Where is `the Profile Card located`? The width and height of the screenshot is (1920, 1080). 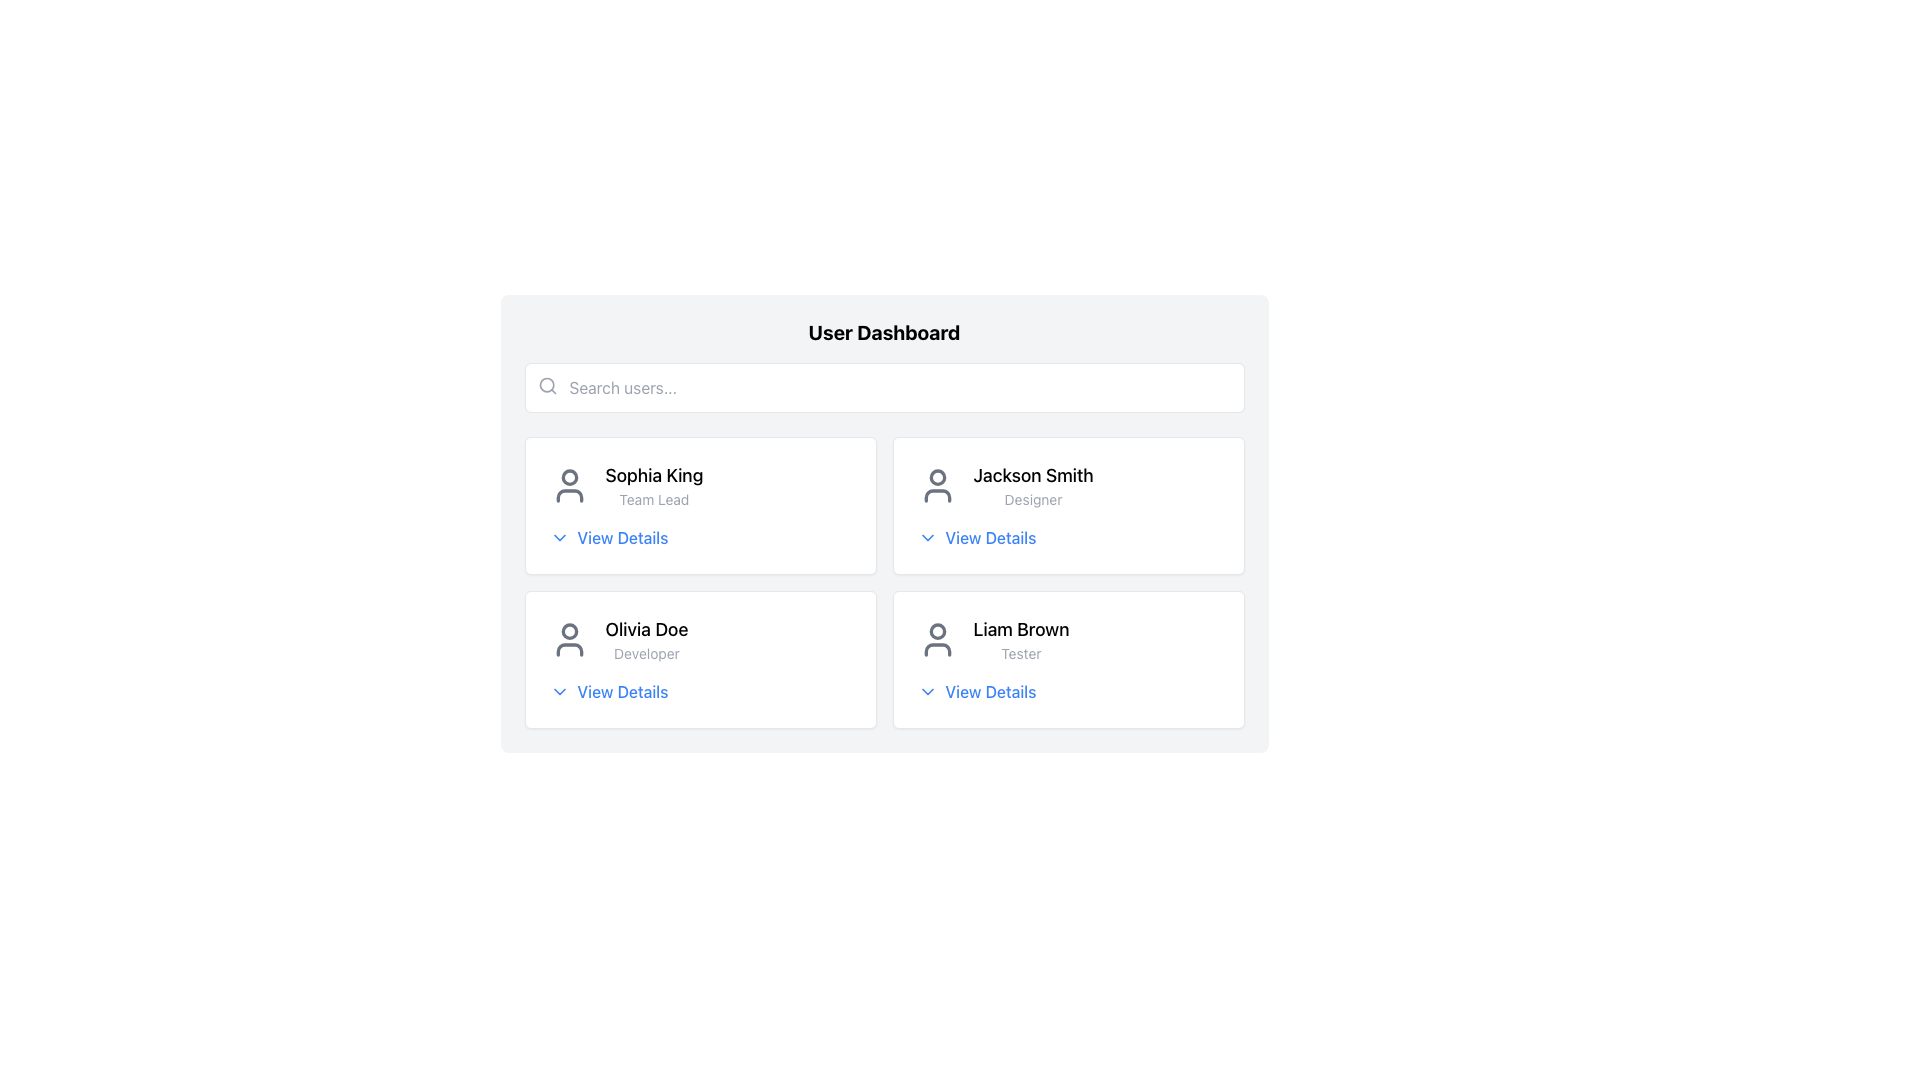
the Profile Card located is located at coordinates (1067, 640).